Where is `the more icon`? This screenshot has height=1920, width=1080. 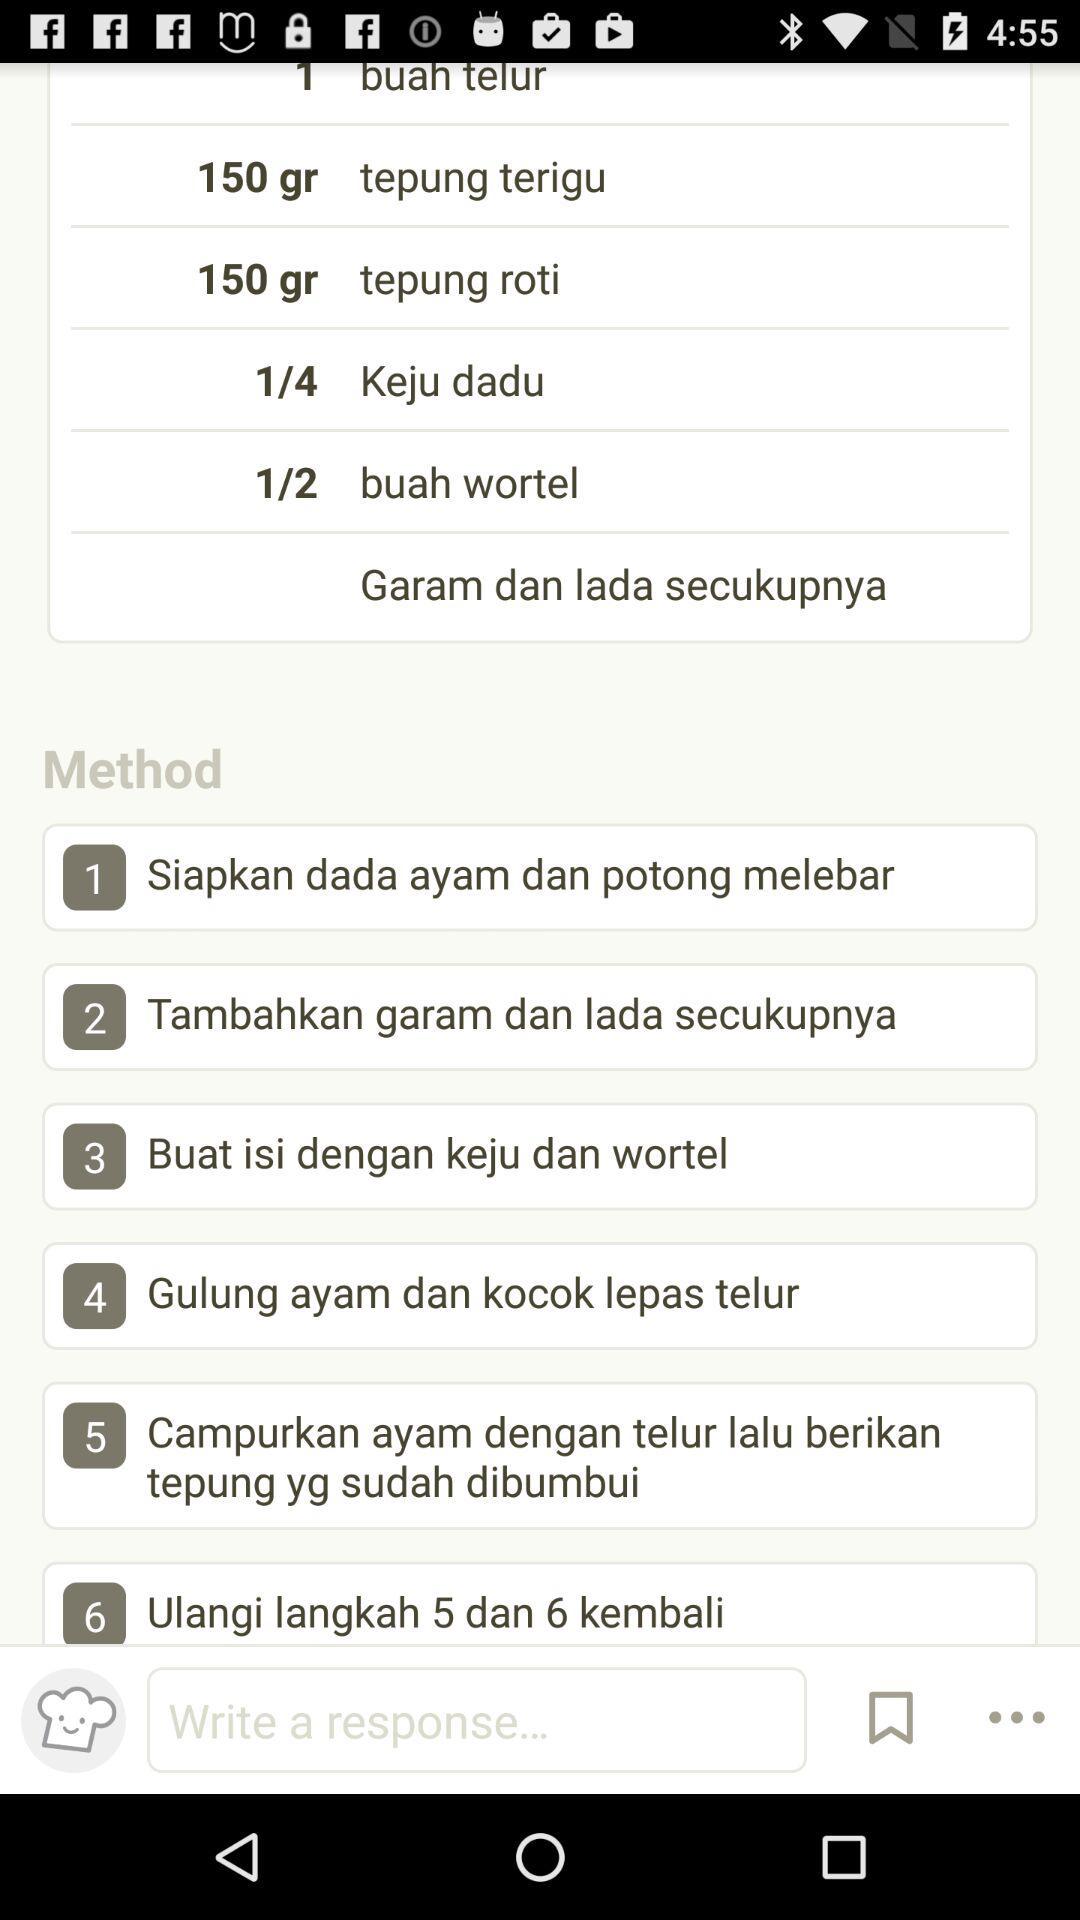 the more icon is located at coordinates (1017, 1840).